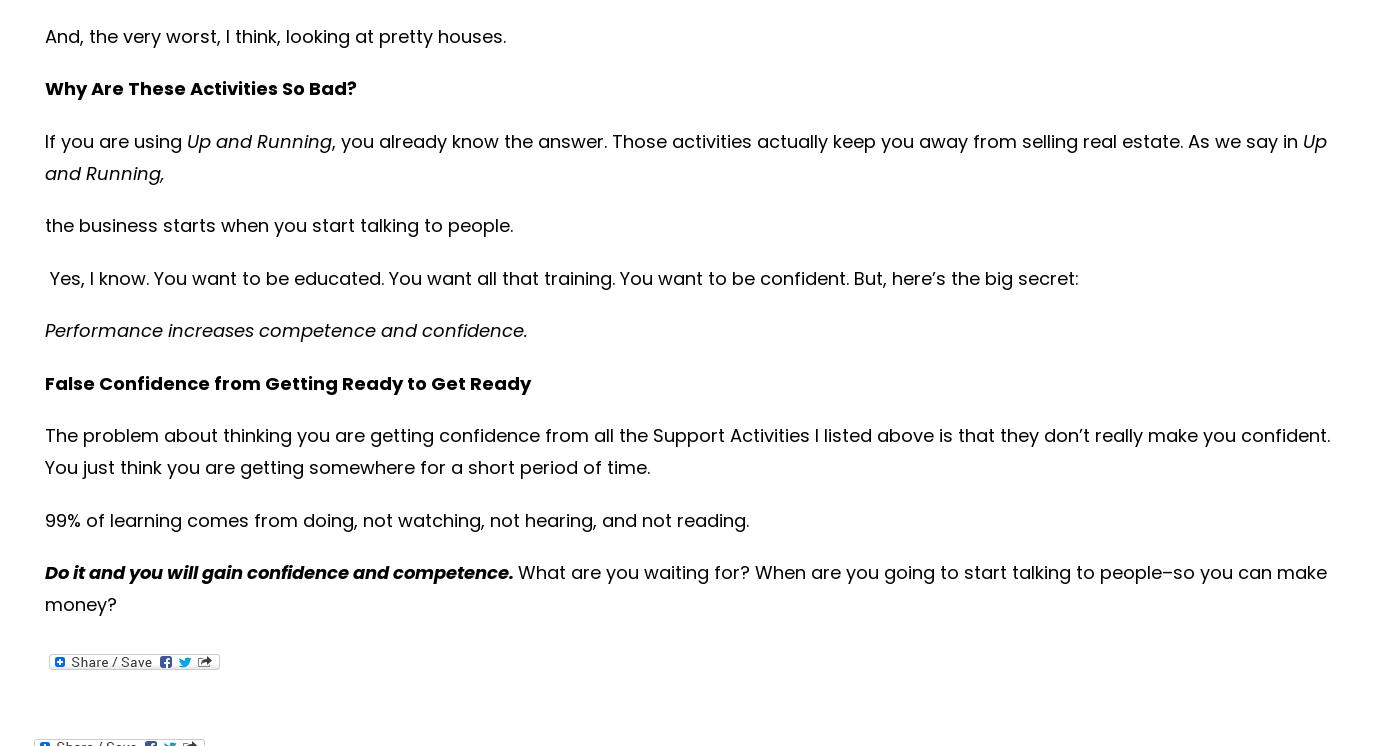 The height and width of the screenshot is (746, 1400). I want to click on 'False Confidence from Getting Ready to Get Ready', so click(287, 382).